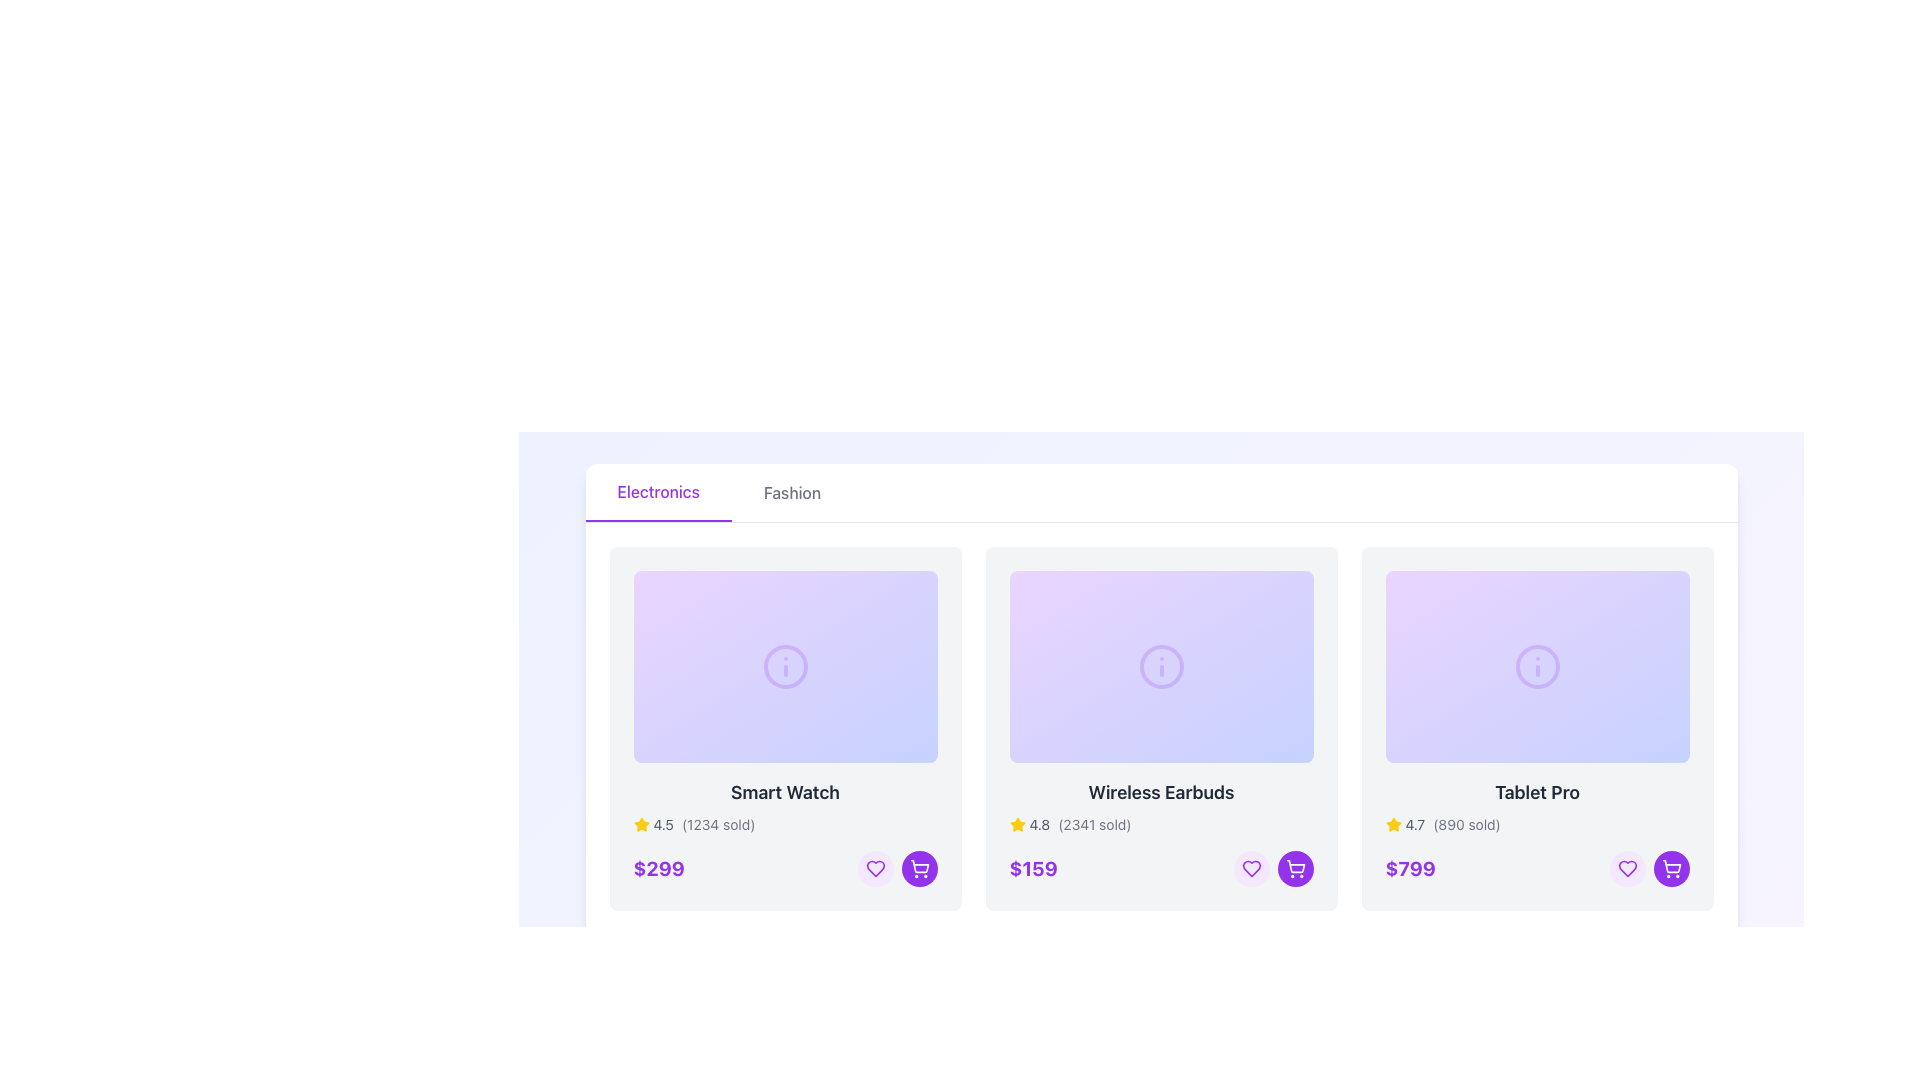 Image resolution: width=1920 pixels, height=1080 pixels. What do you see at coordinates (1627, 867) in the screenshot?
I see `the heart-shaped icon filled with purple hue` at bounding box center [1627, 867].